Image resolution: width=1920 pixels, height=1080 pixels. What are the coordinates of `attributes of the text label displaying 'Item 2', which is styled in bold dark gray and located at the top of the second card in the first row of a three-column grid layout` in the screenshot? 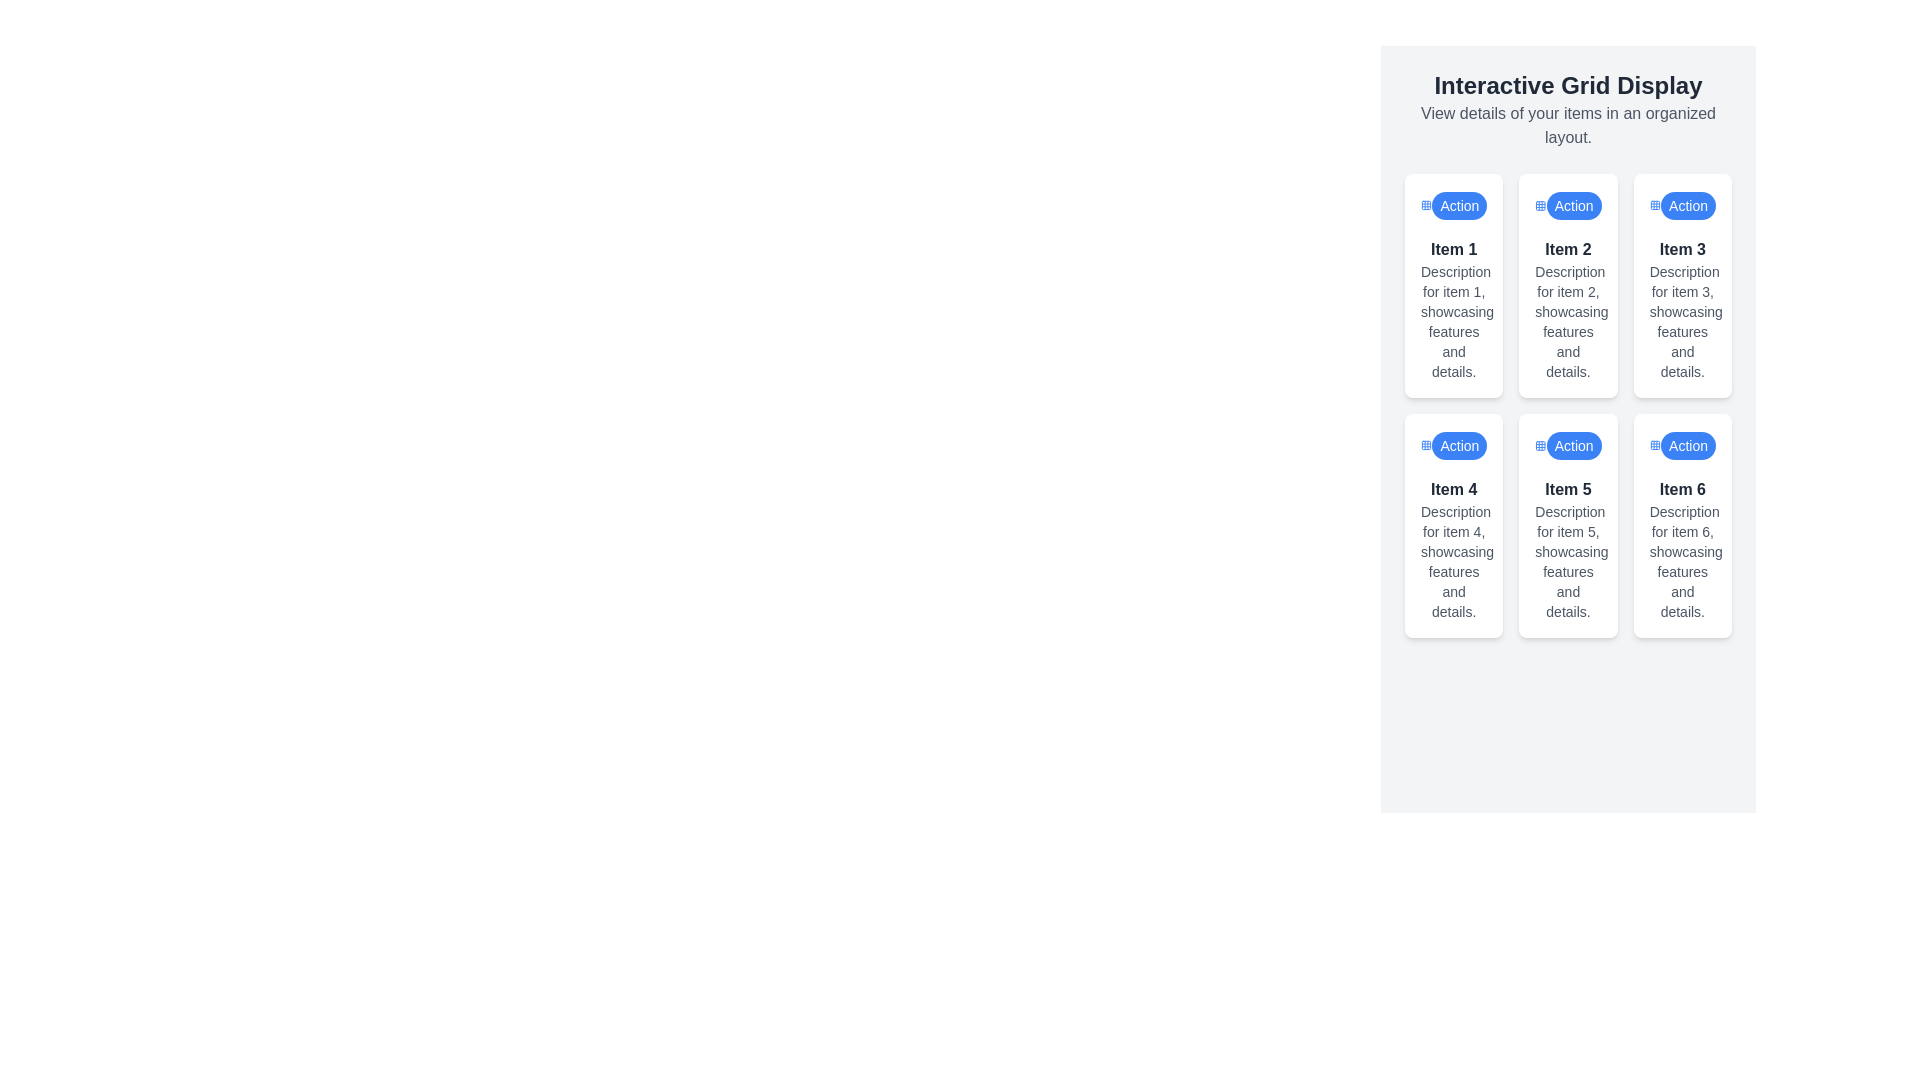 It's located at (1567, 249).